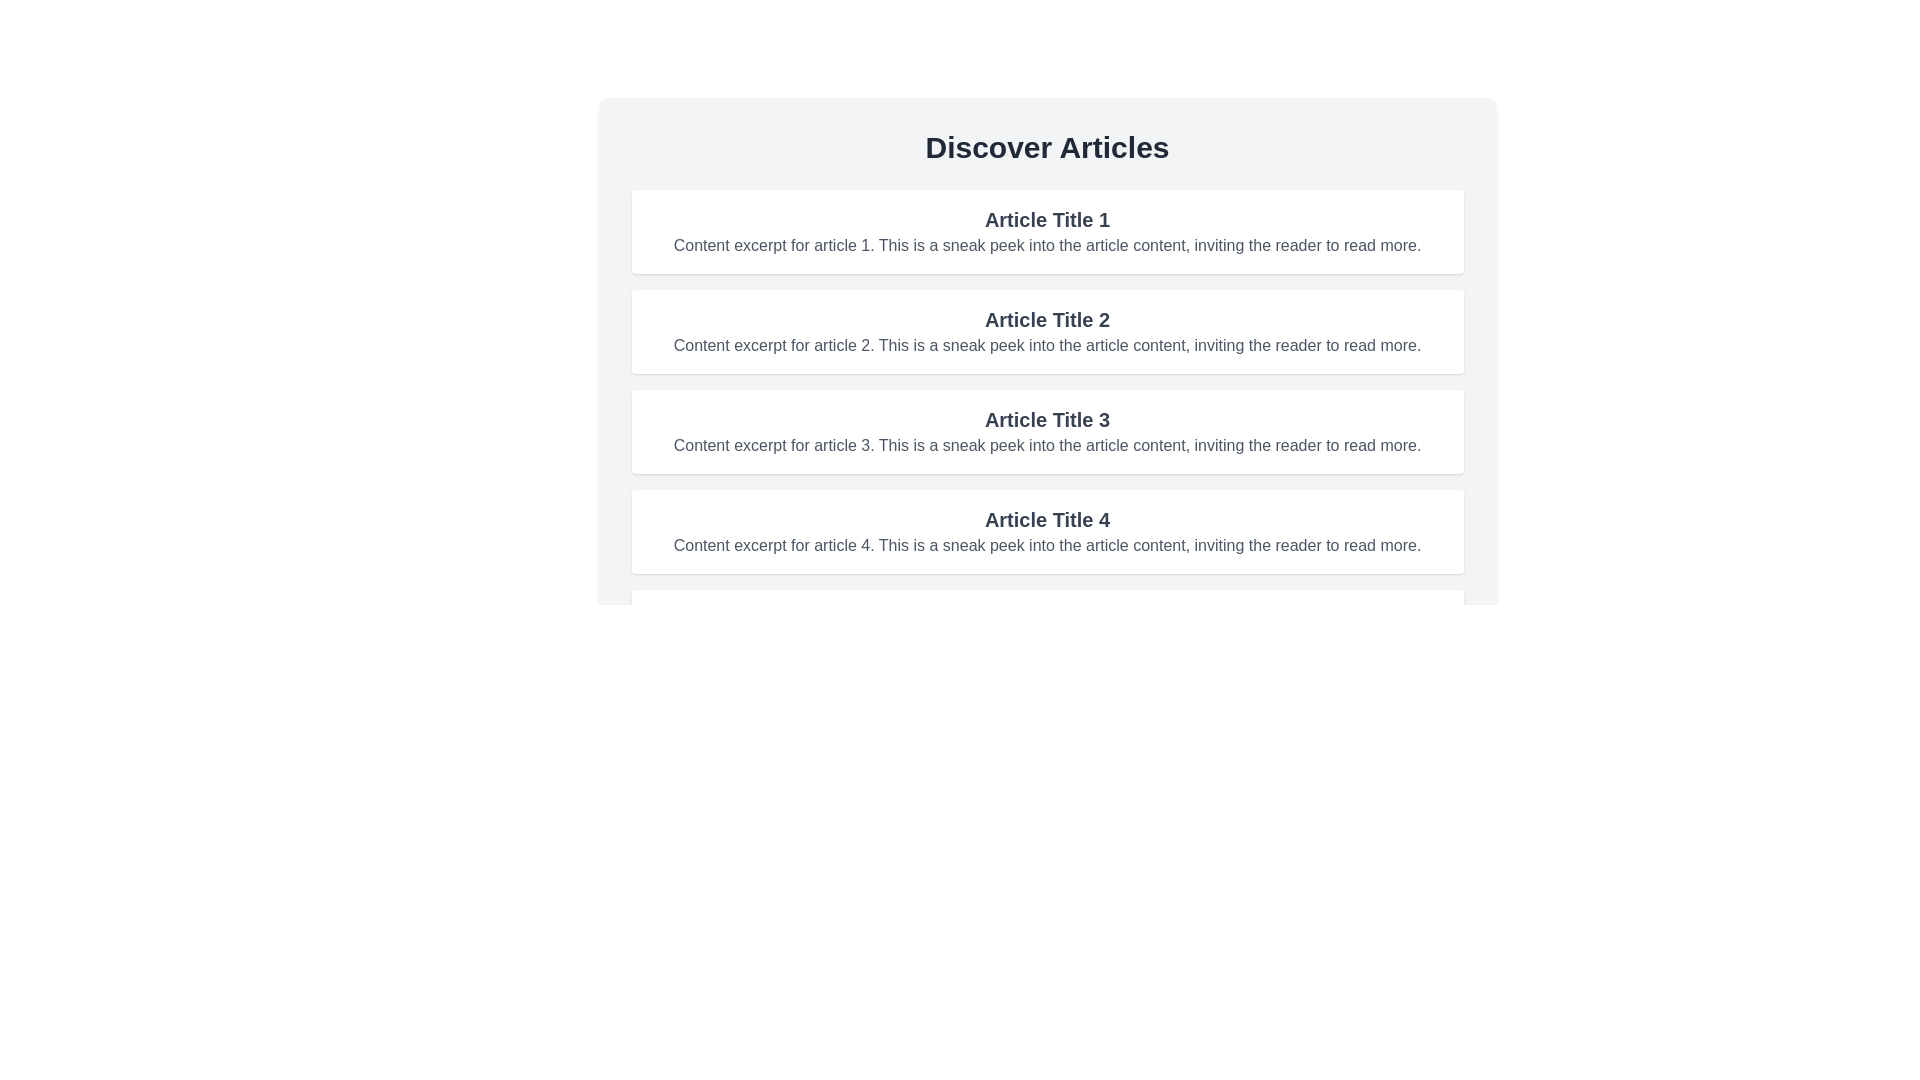 The image size is (1920, 1080). I want to click on text snippet styled in gray font located directly beneath the title 'Article Title 1' within the card layout, so click(1046, 245).